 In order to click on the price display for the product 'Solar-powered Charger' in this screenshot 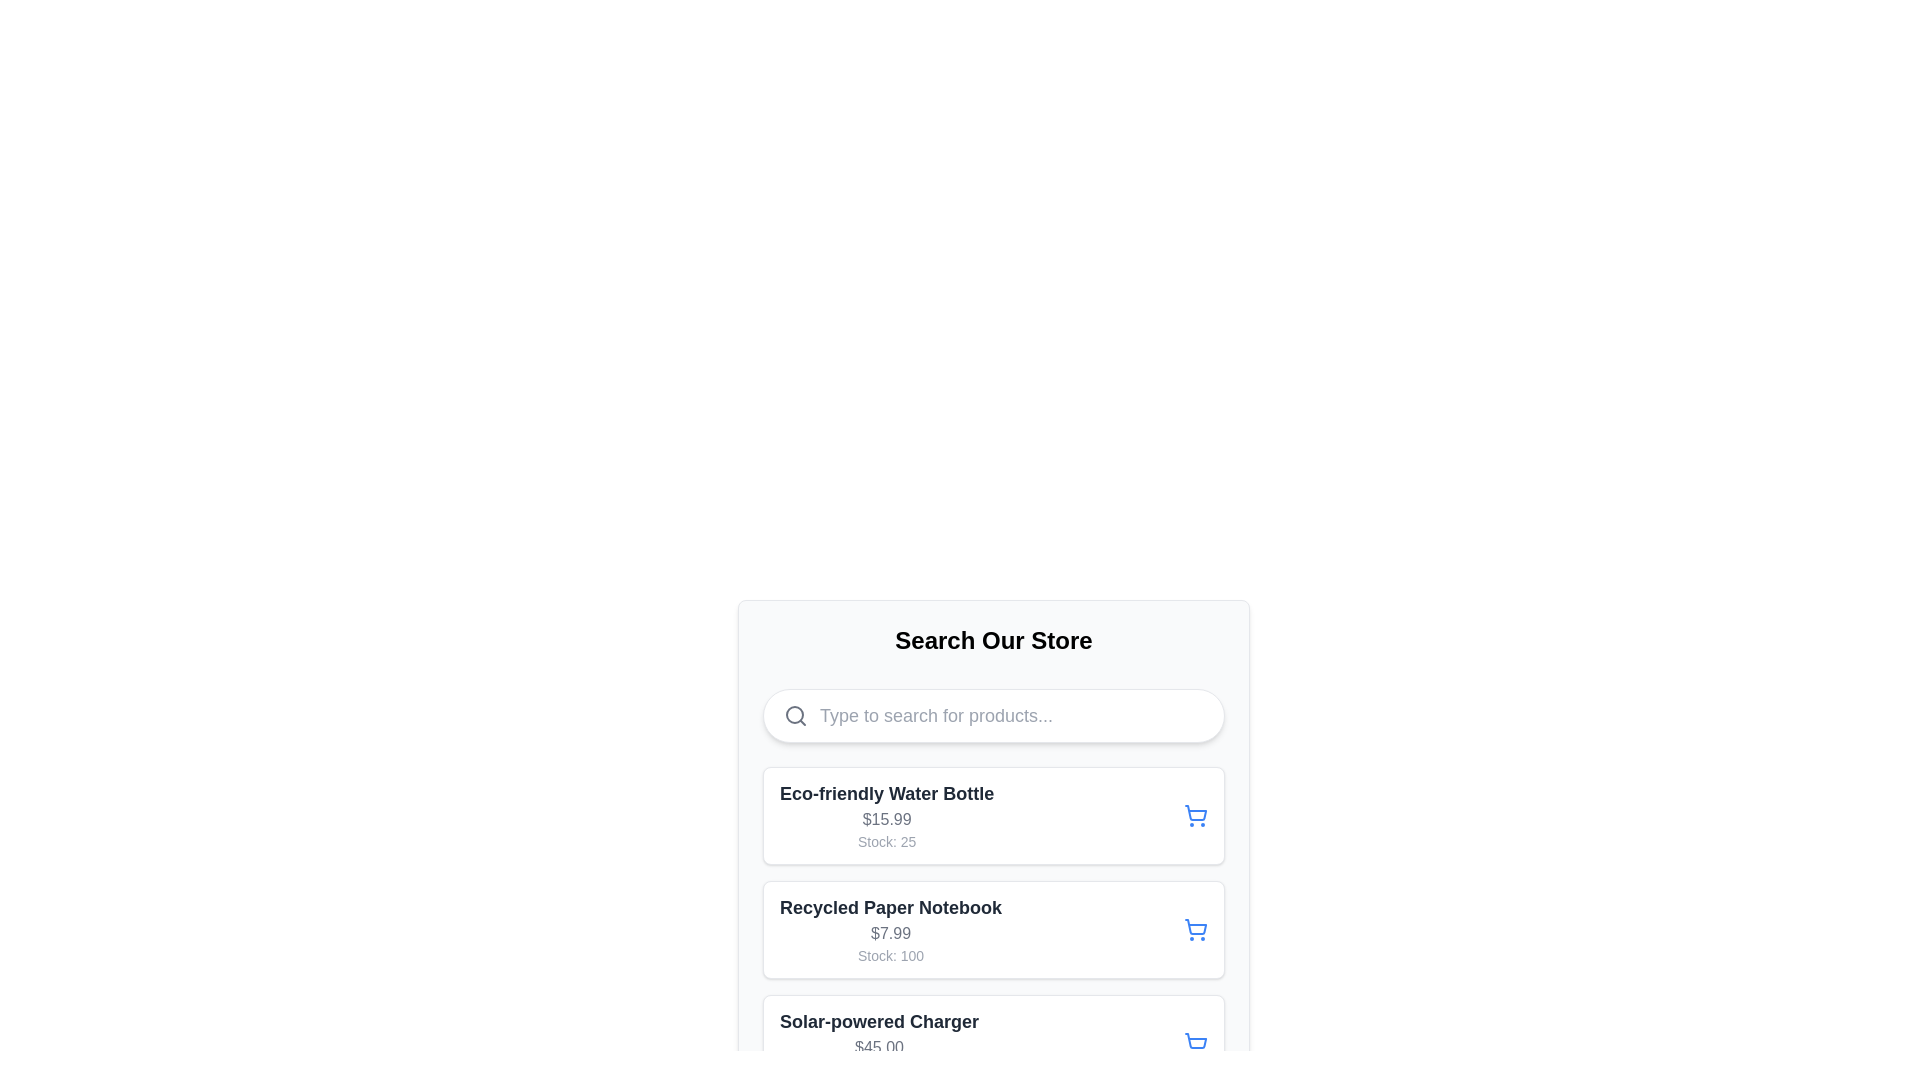, I will do `click(879, 1047)`.